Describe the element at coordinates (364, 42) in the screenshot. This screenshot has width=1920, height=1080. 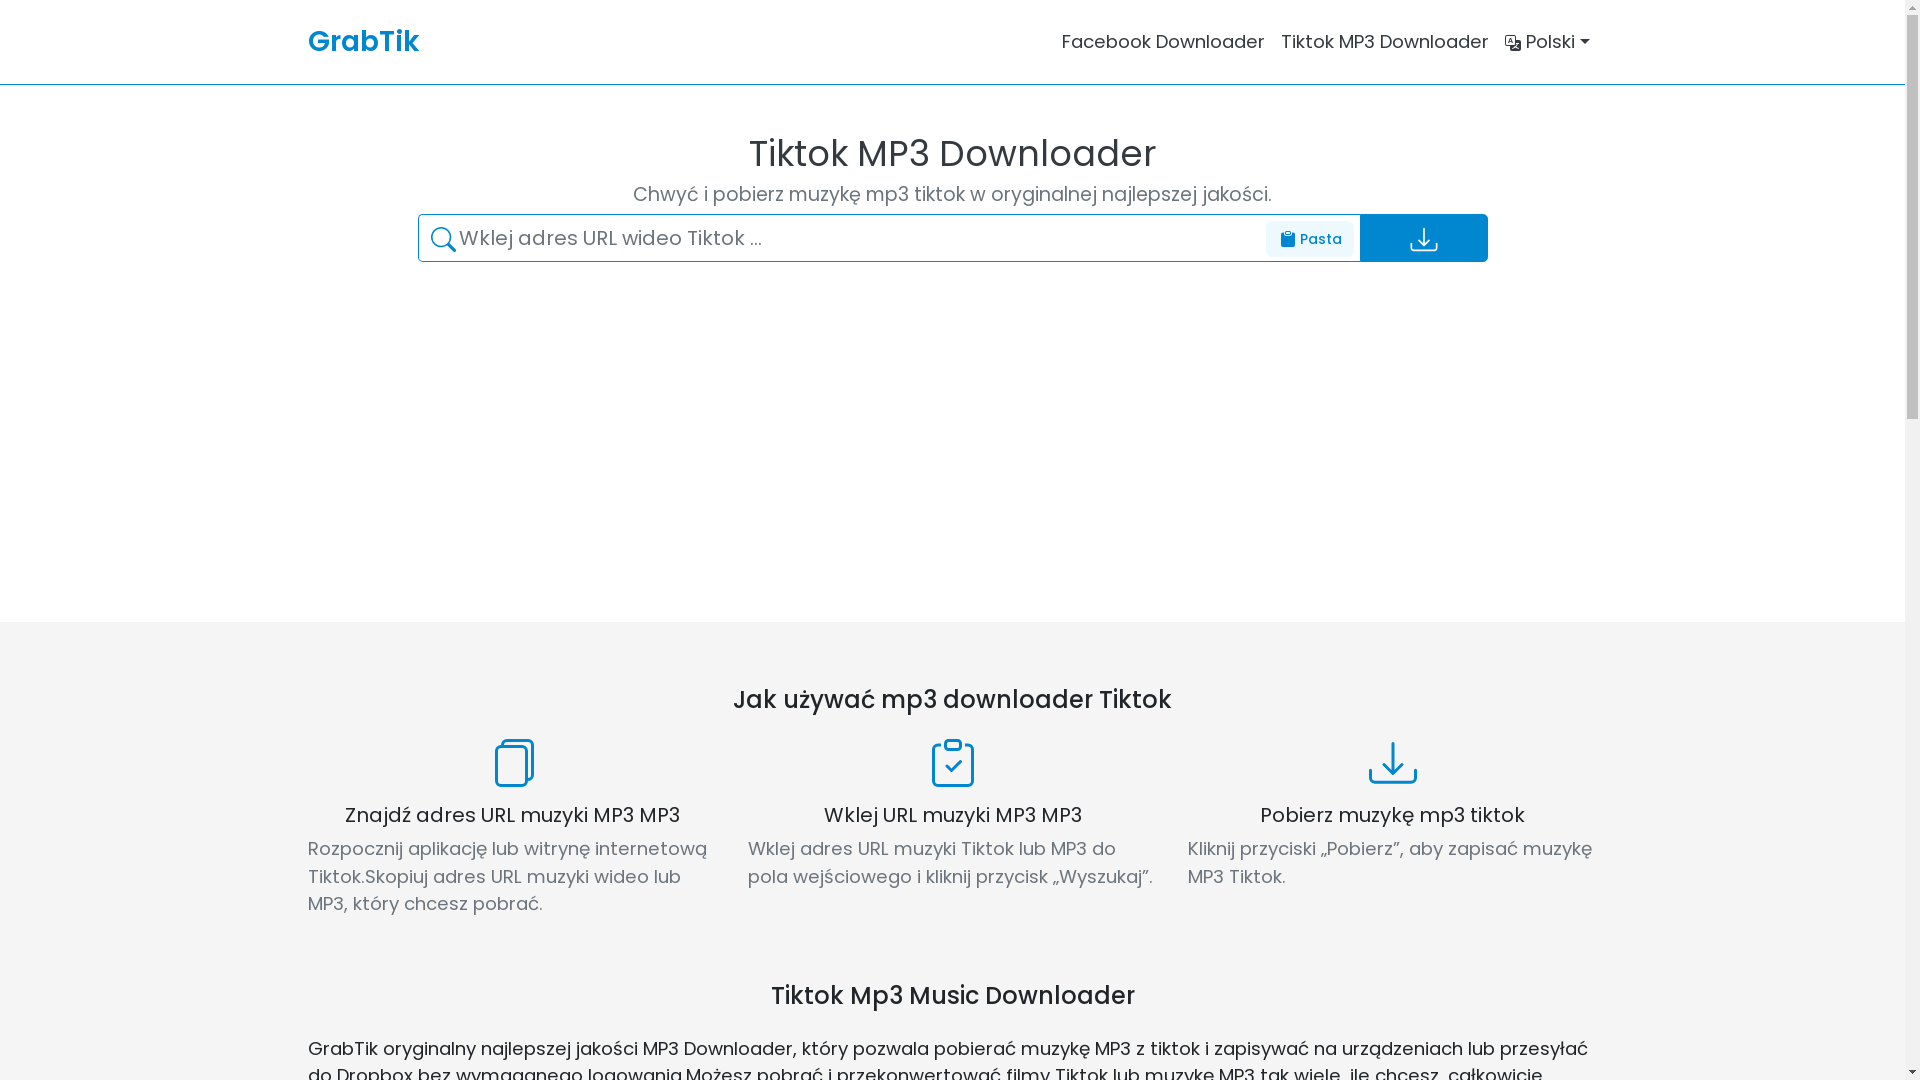
I see `'GrabTik'` at that location.